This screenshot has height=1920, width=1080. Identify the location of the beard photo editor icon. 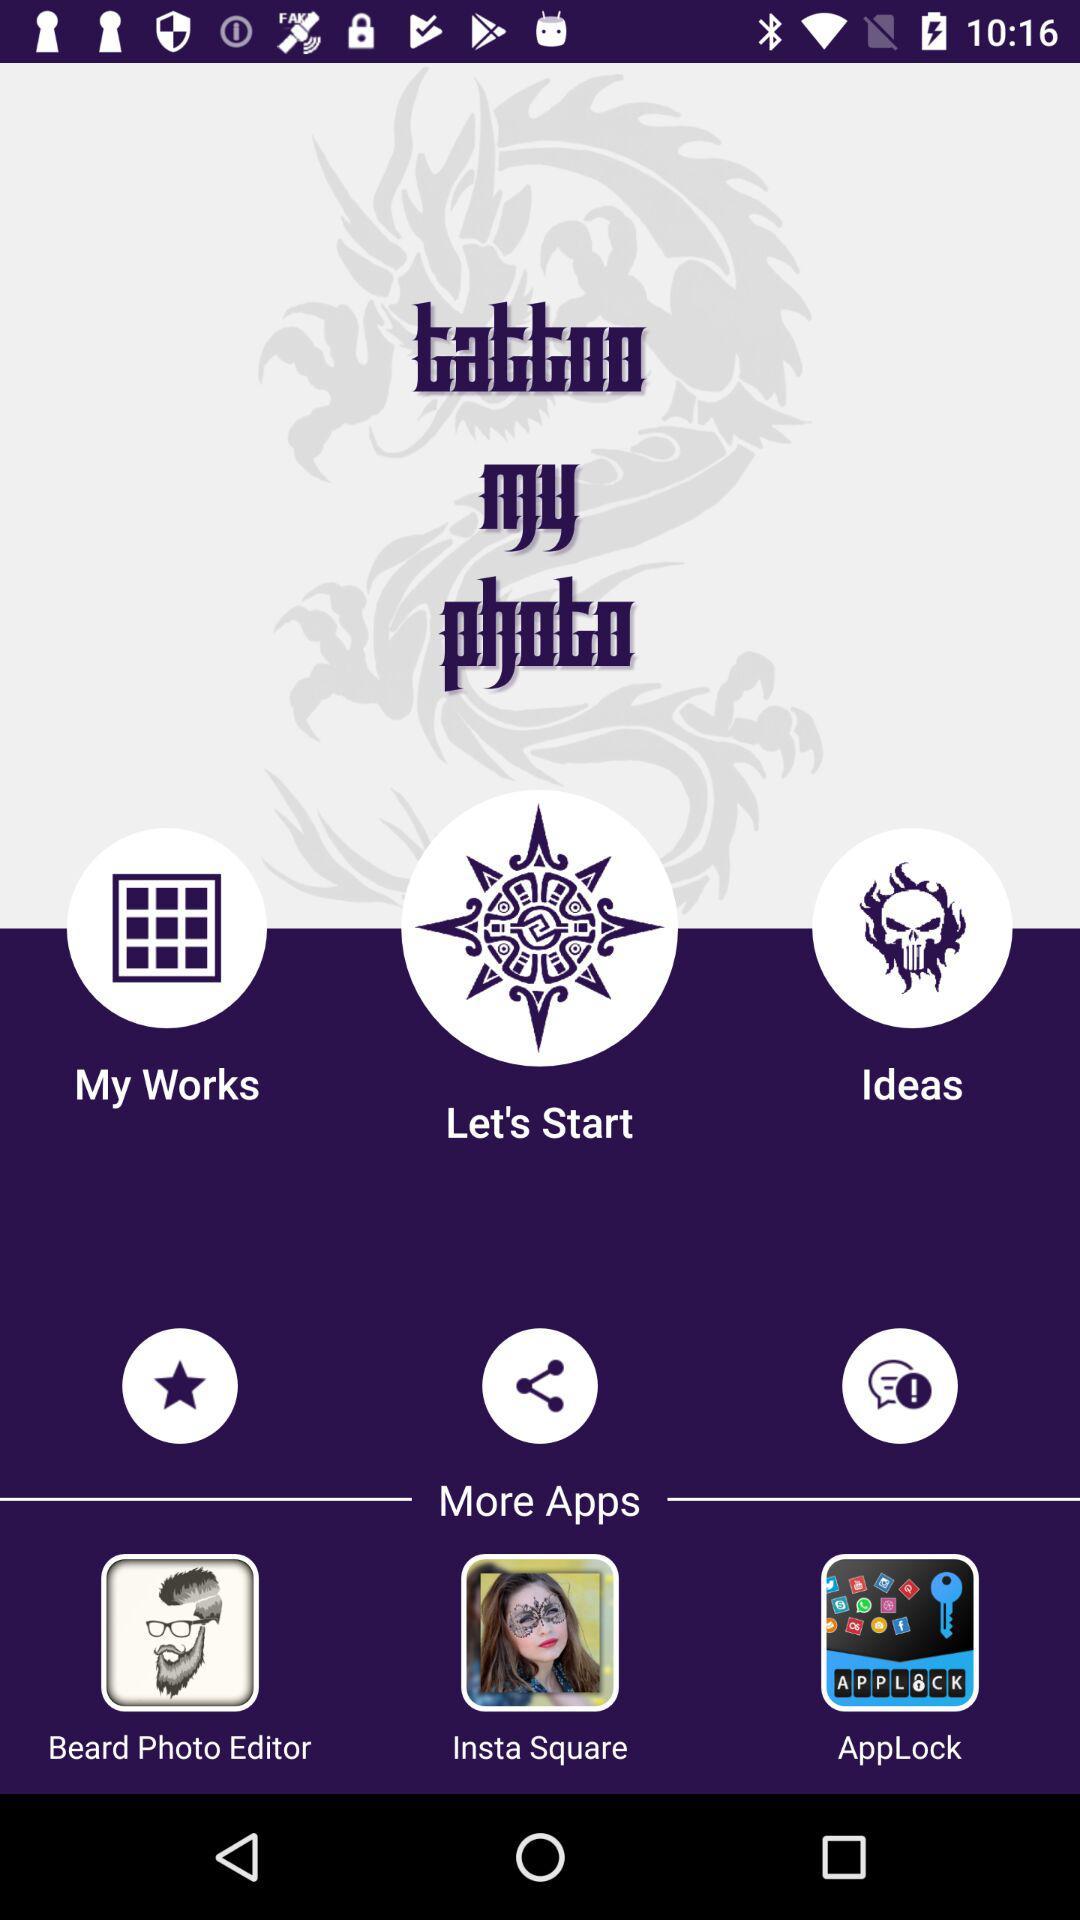
(178, 1745).